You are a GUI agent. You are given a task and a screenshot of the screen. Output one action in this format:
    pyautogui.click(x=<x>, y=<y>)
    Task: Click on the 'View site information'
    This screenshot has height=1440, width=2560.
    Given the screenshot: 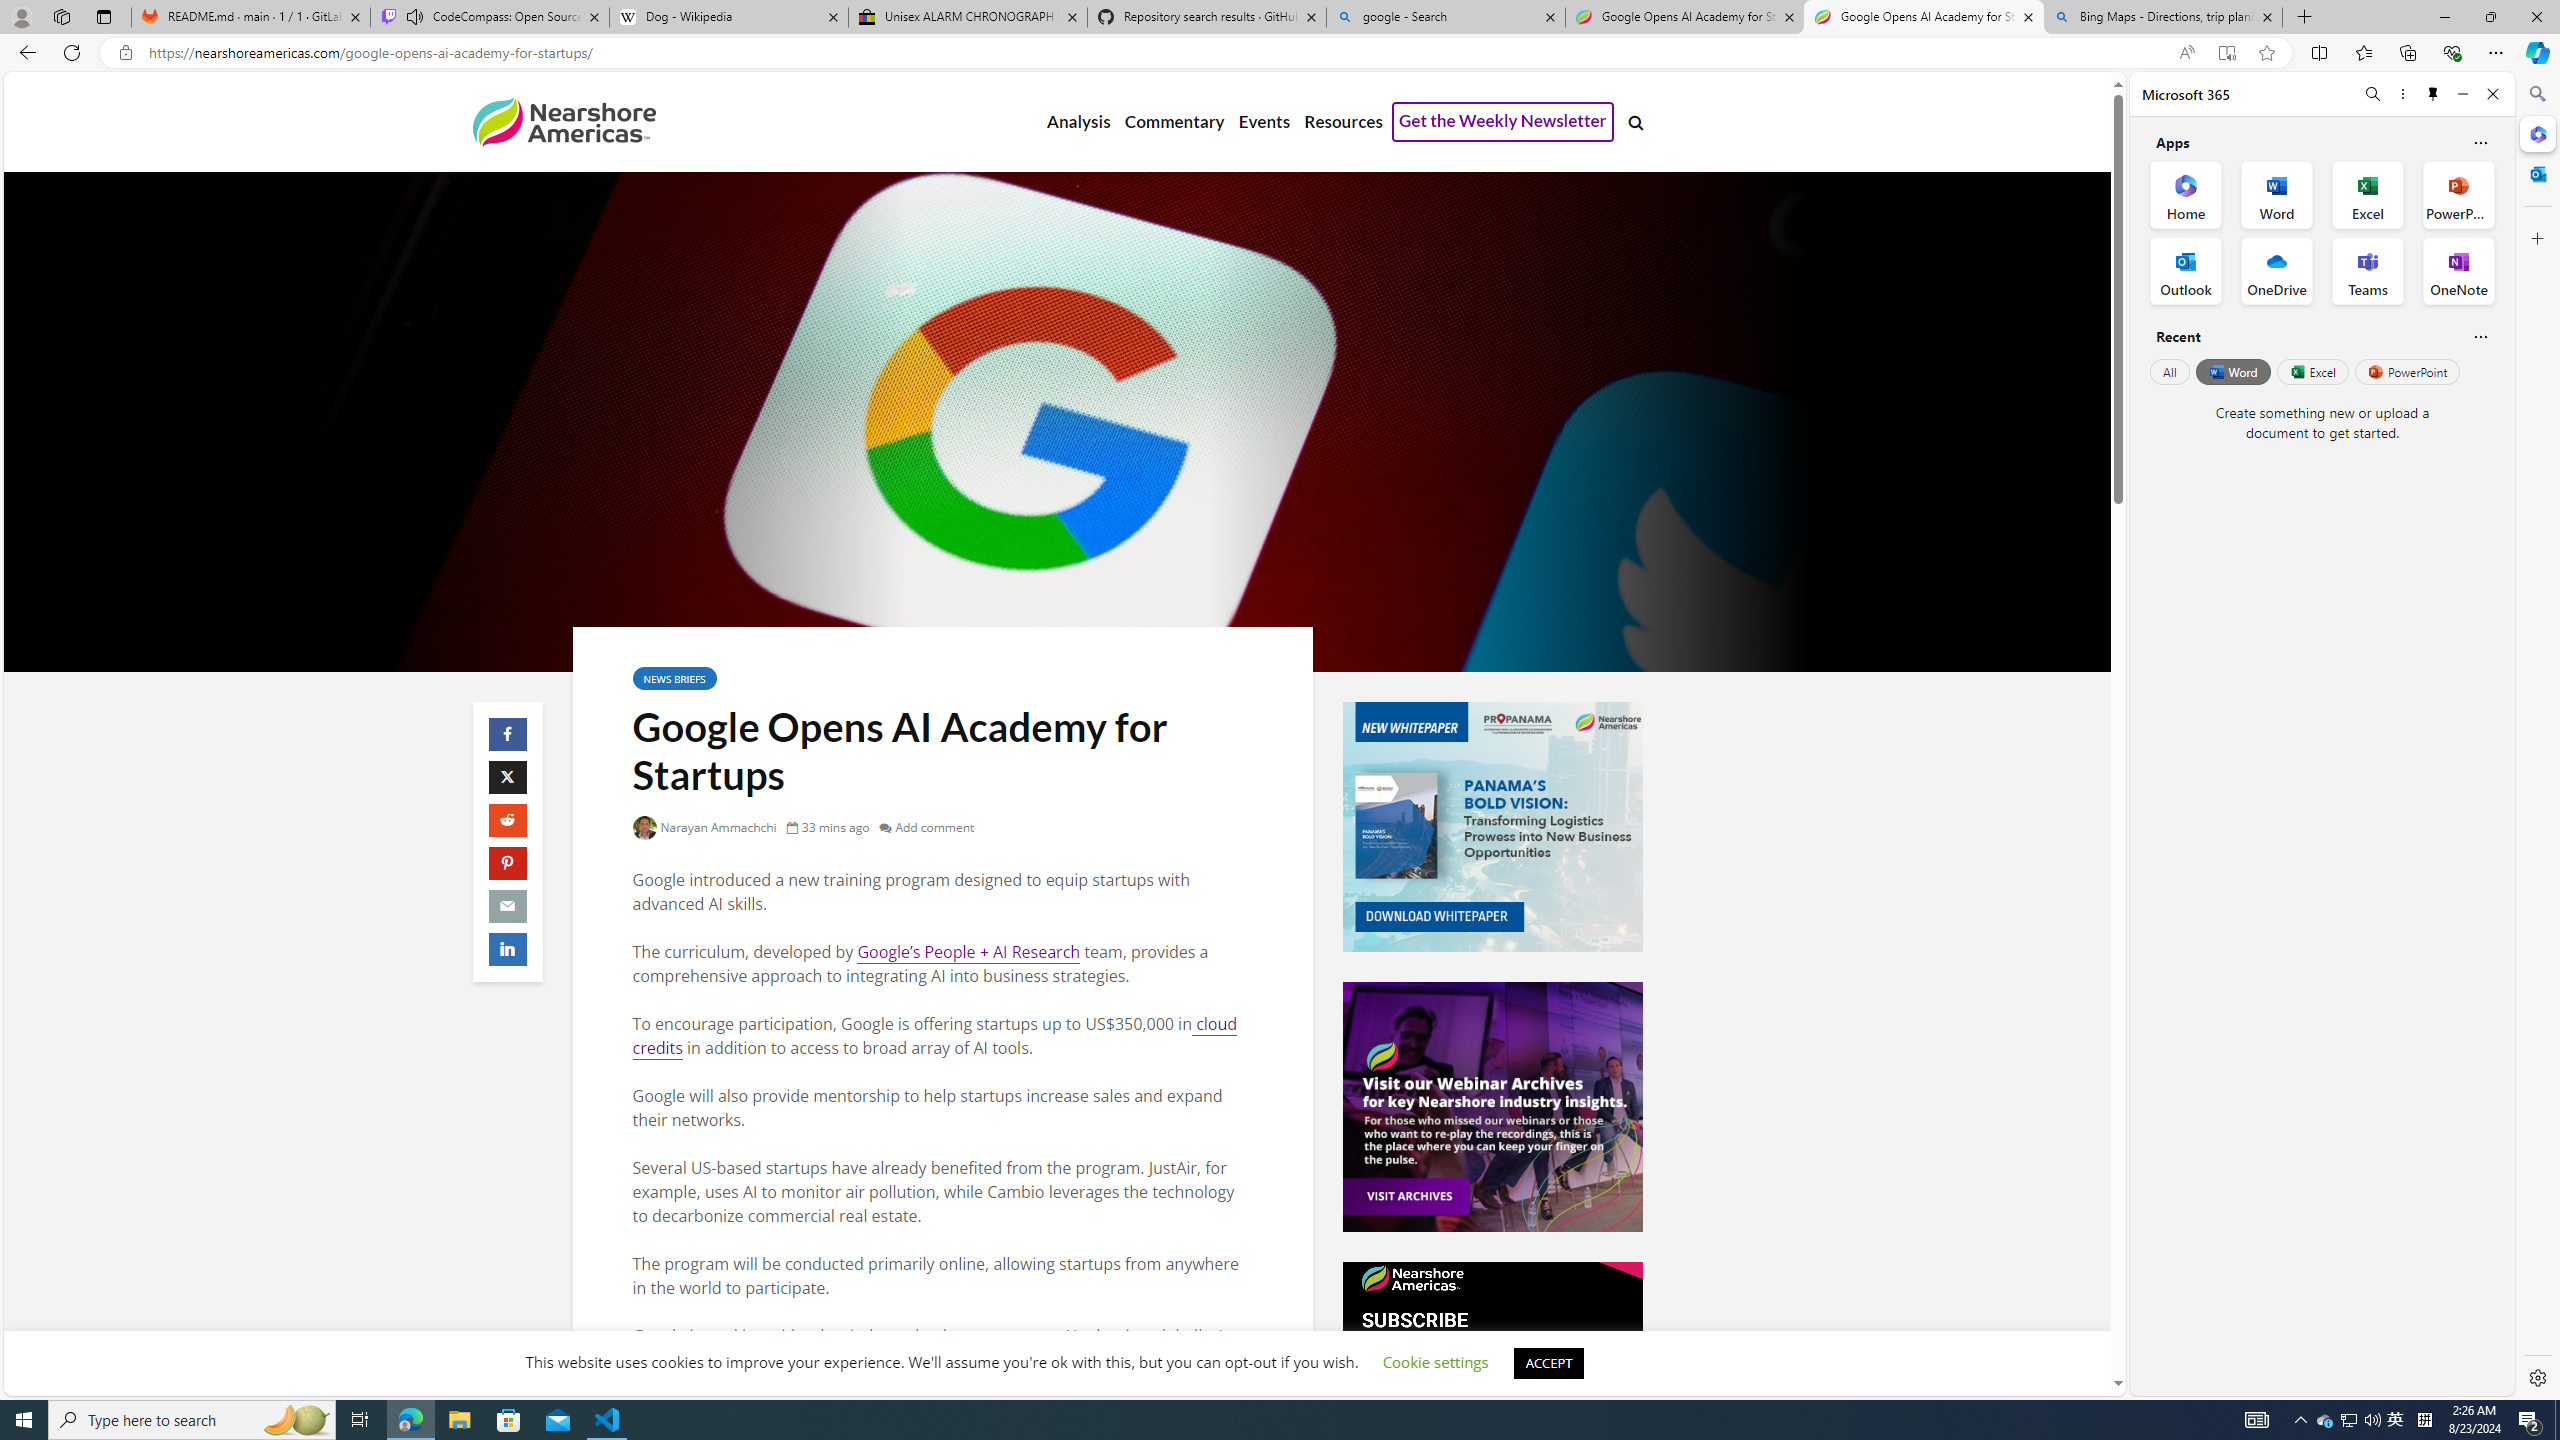 What is the action you would take?
    pyautogui.click(x=125, y=53)
    